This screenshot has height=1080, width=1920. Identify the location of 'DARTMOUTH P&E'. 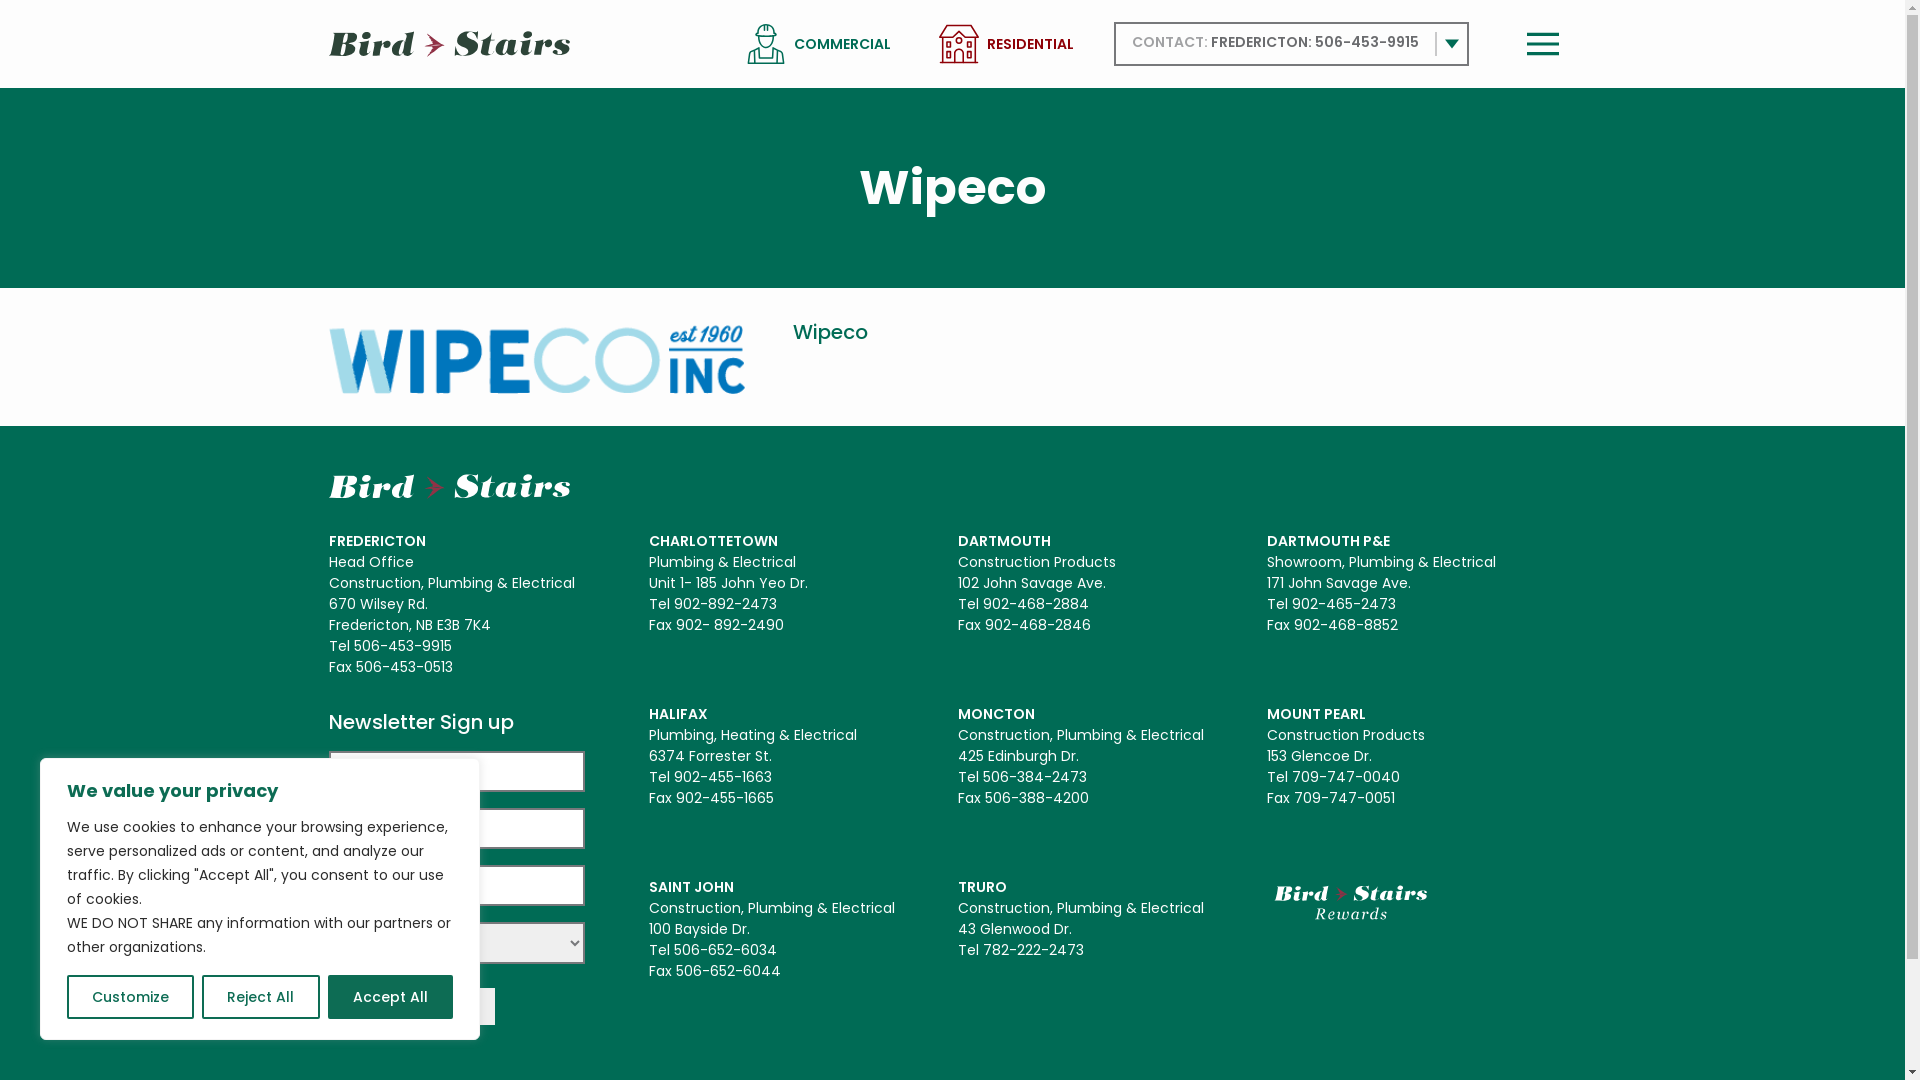
(1328, 540).